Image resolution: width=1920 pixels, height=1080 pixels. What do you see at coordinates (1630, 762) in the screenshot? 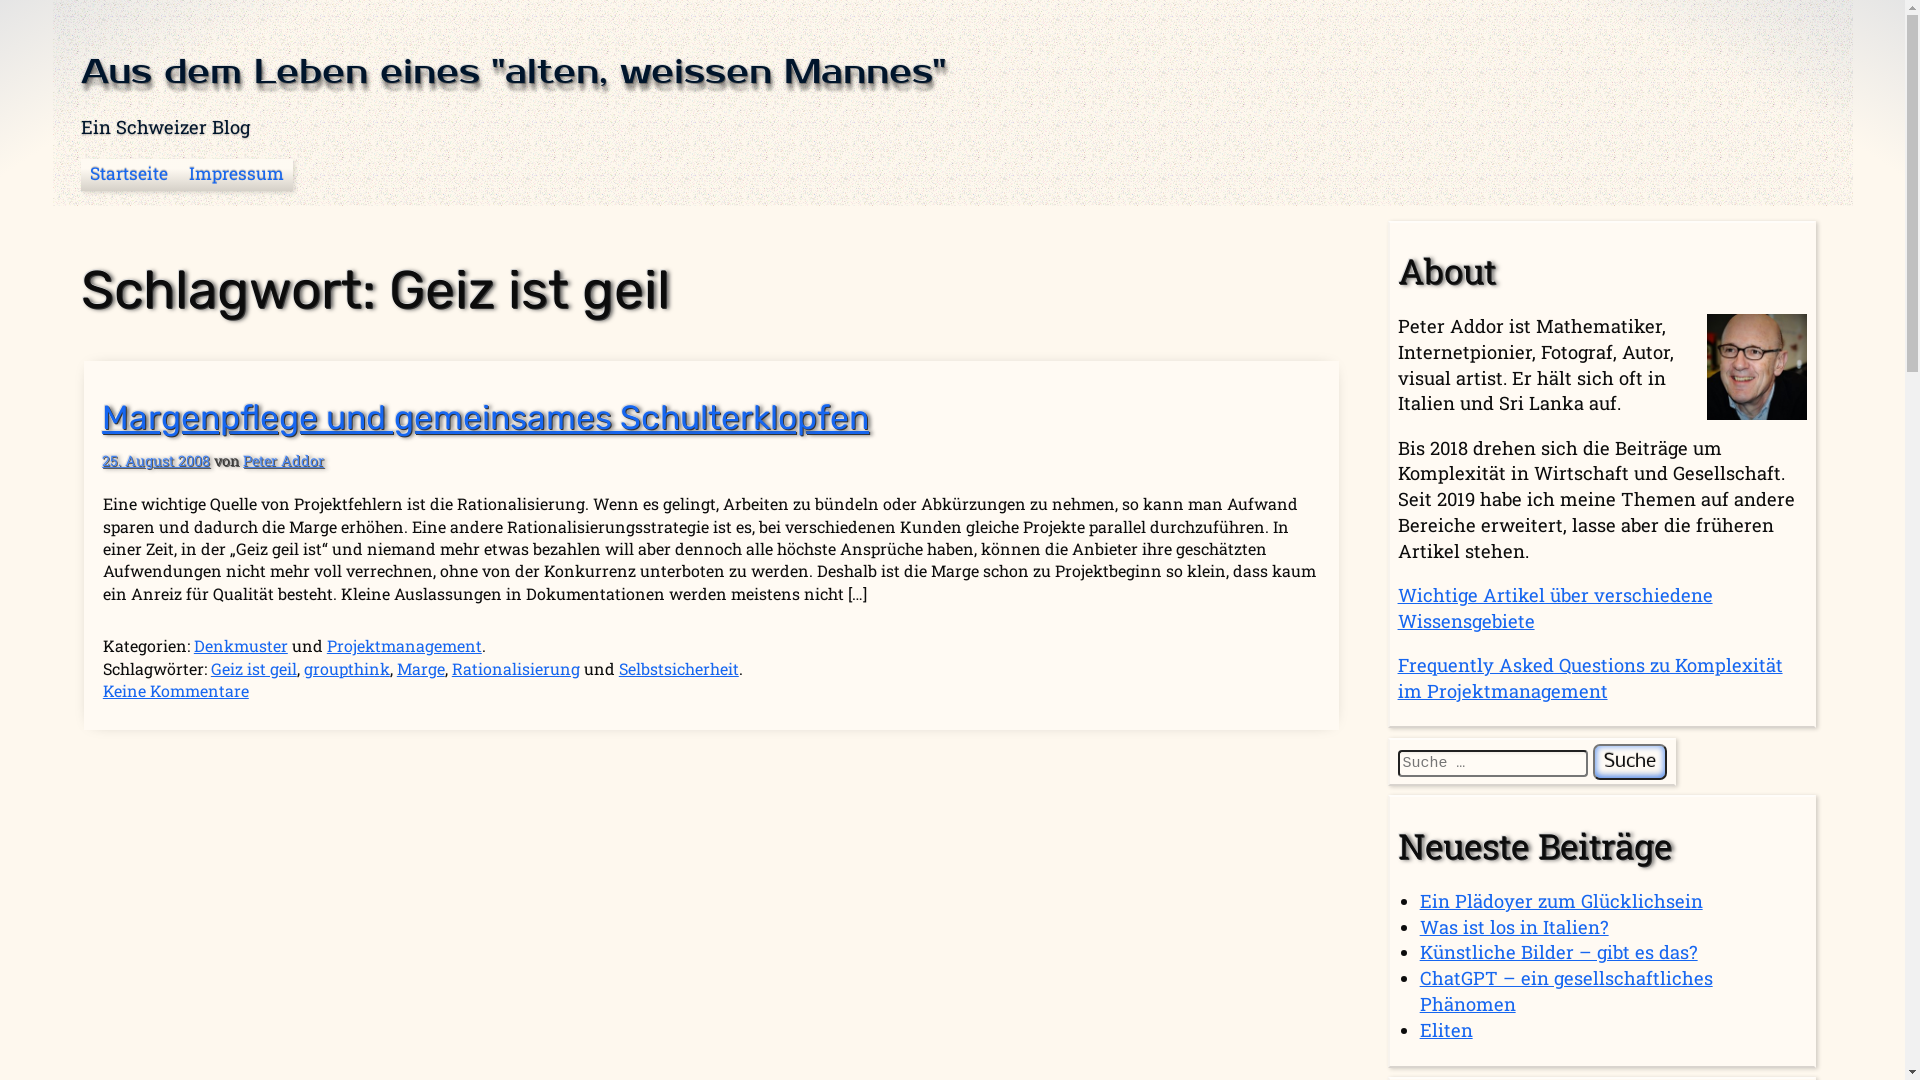
I see `'Suche'` at bounding box center [1630, 762].